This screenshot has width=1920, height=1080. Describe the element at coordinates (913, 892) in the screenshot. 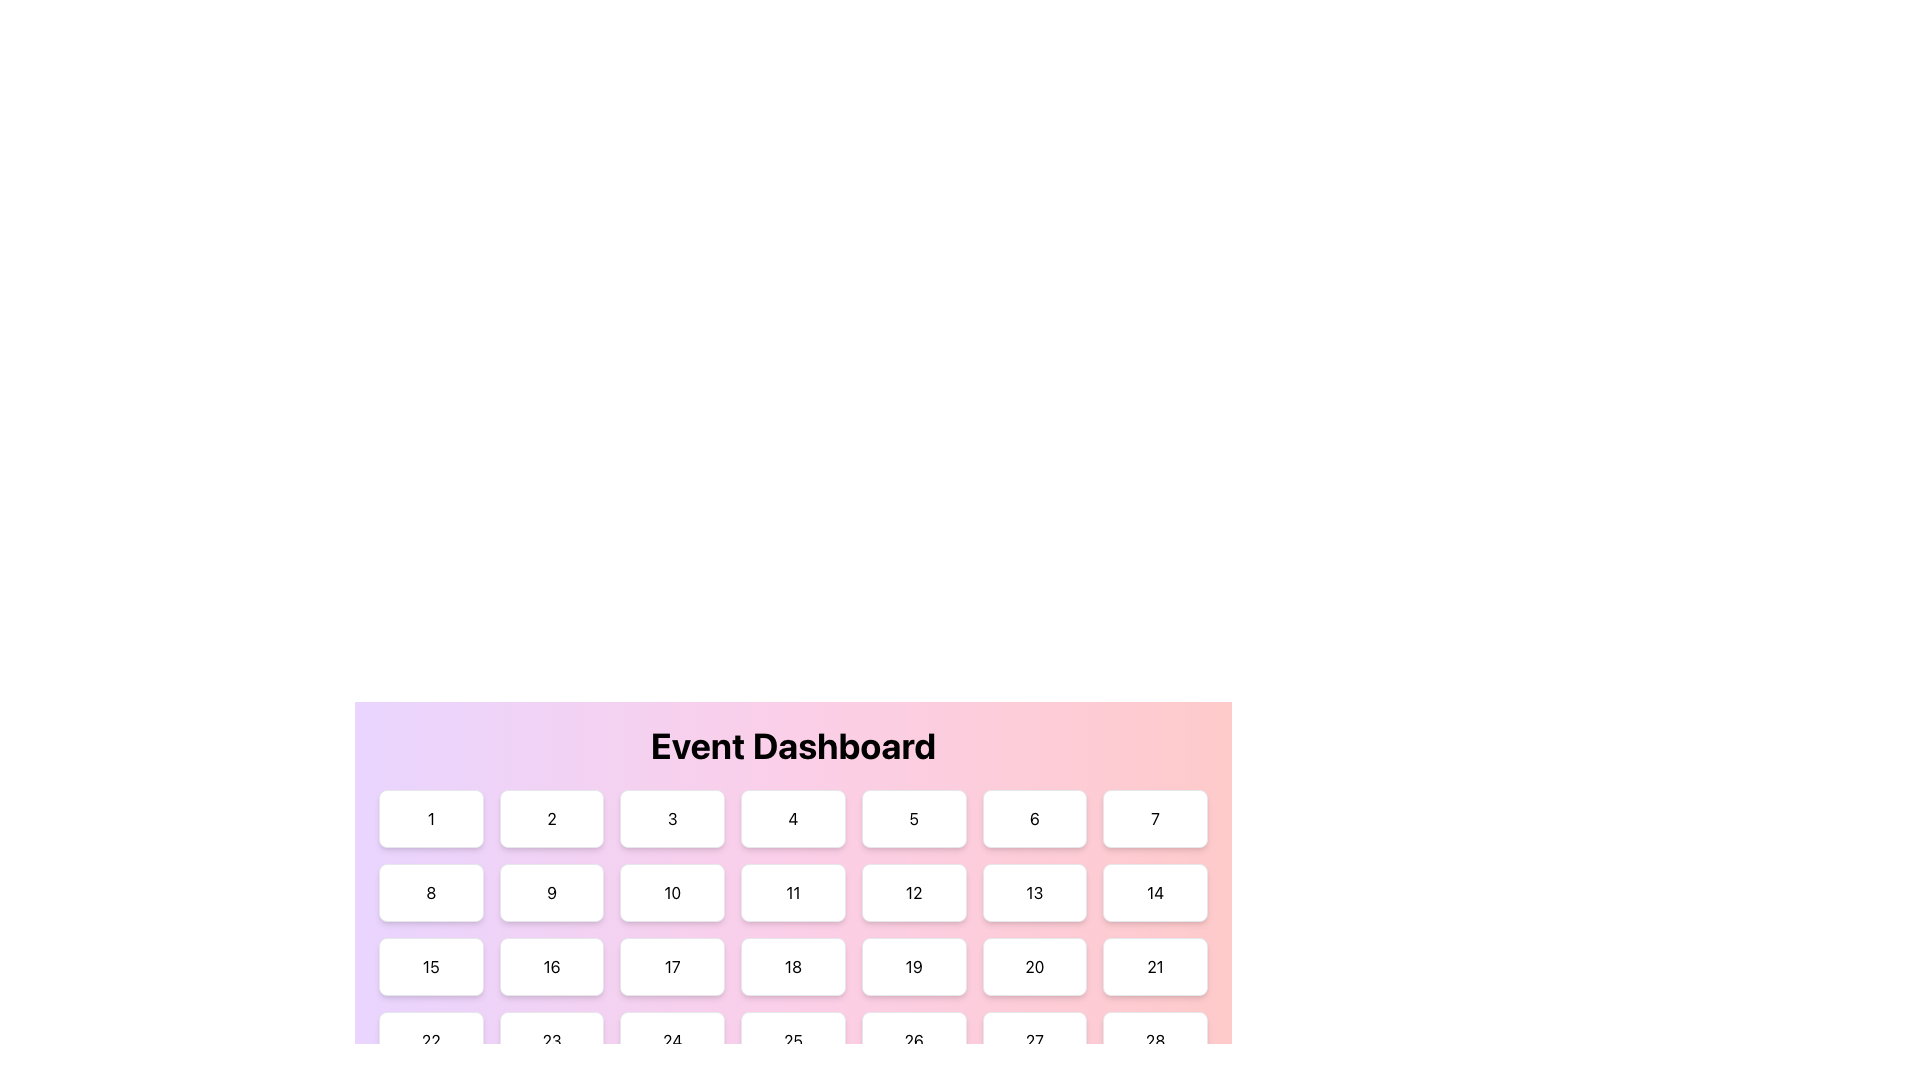

I see `the rectangular button with rounded edges displaying the number '12'` at that location.